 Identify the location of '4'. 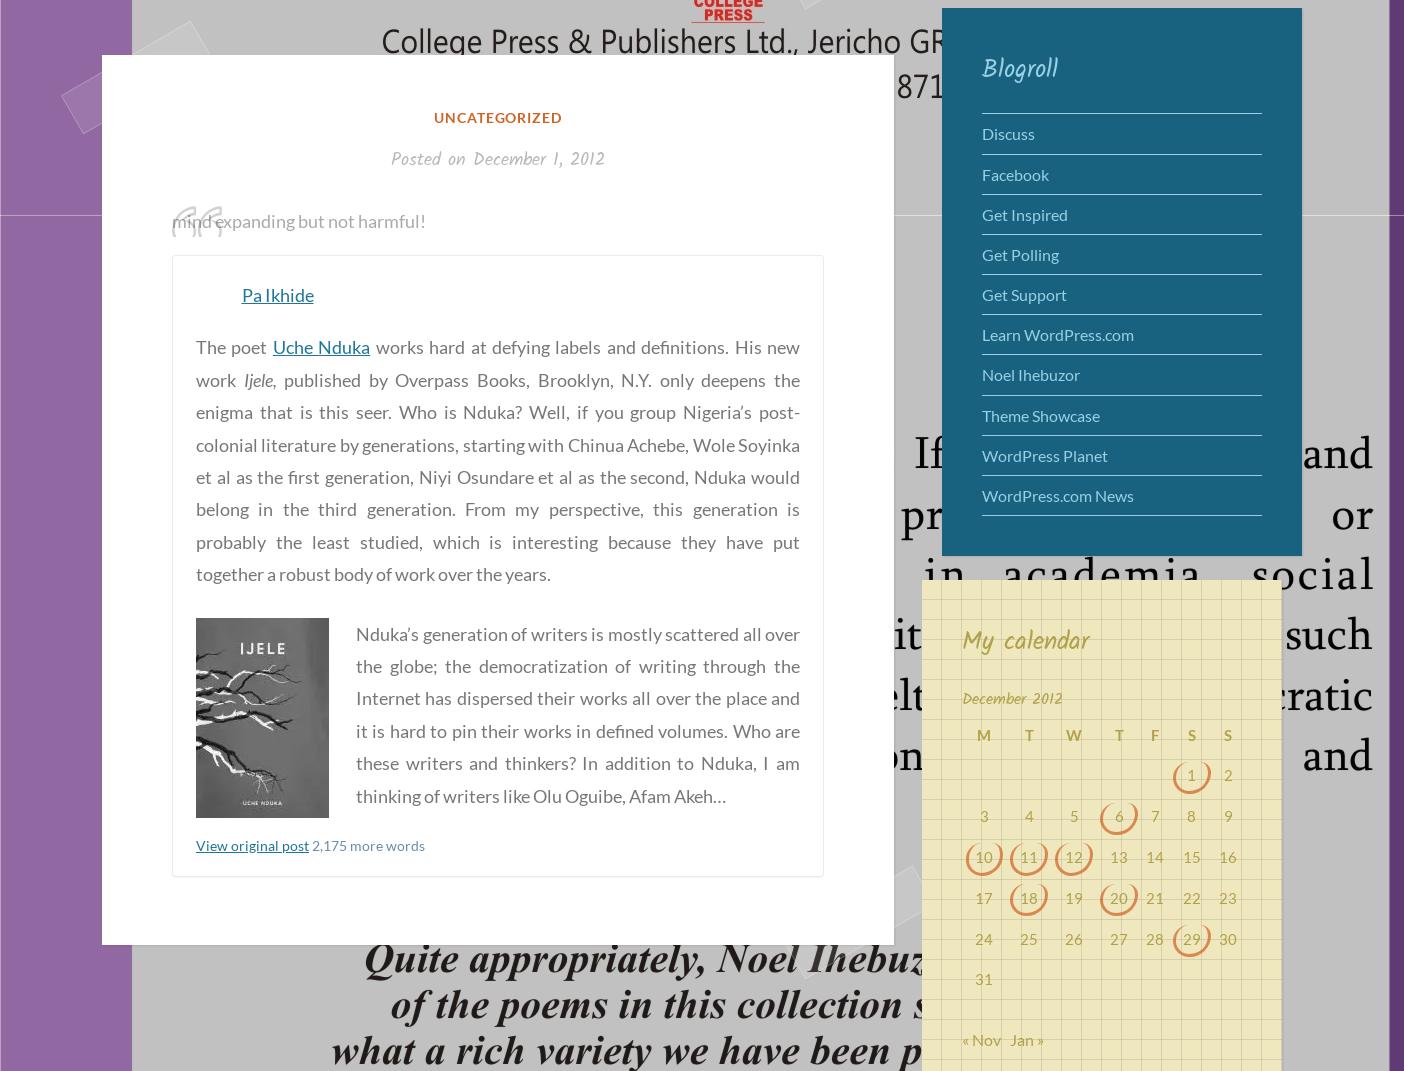
(1028, 815).